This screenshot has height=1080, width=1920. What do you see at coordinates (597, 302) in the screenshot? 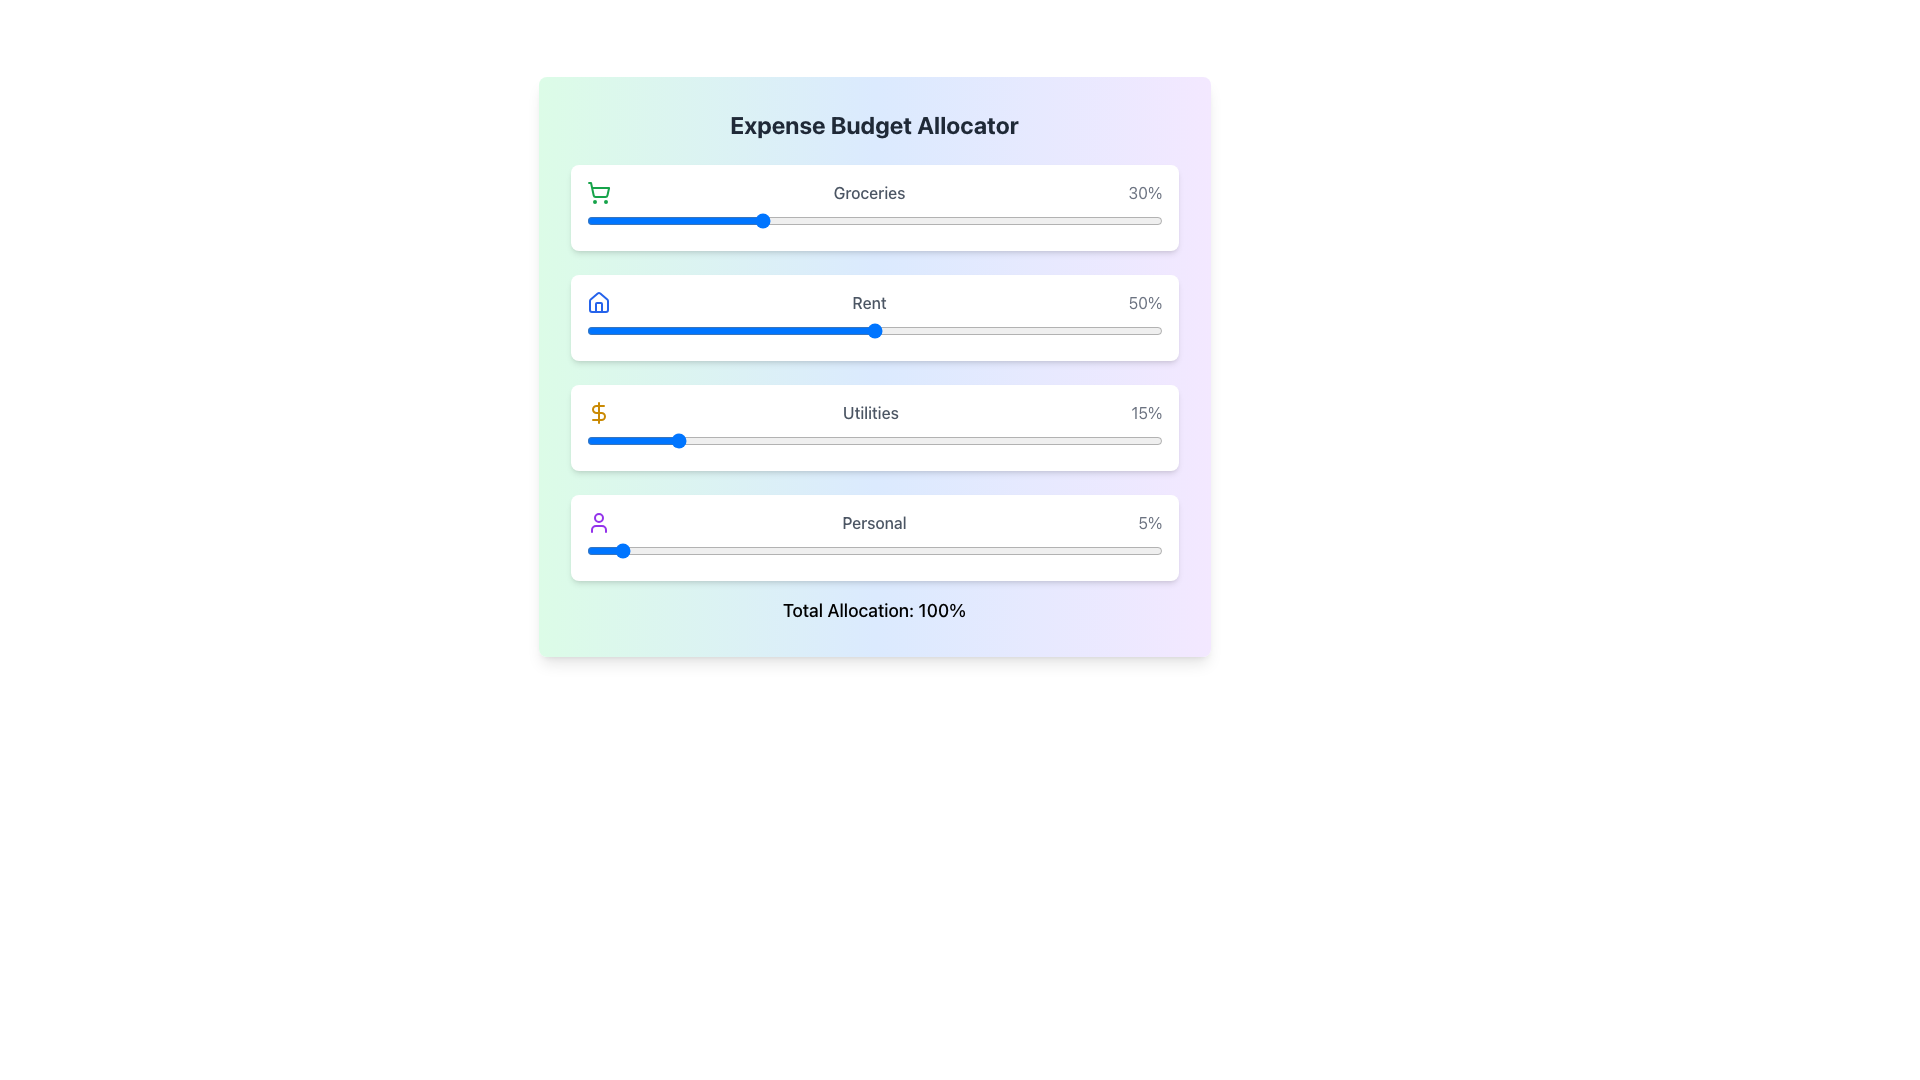
I see `the roof section of the house icon representing the 'Rent' category, located in the second row group from the top` at bounding box center [597, 302].